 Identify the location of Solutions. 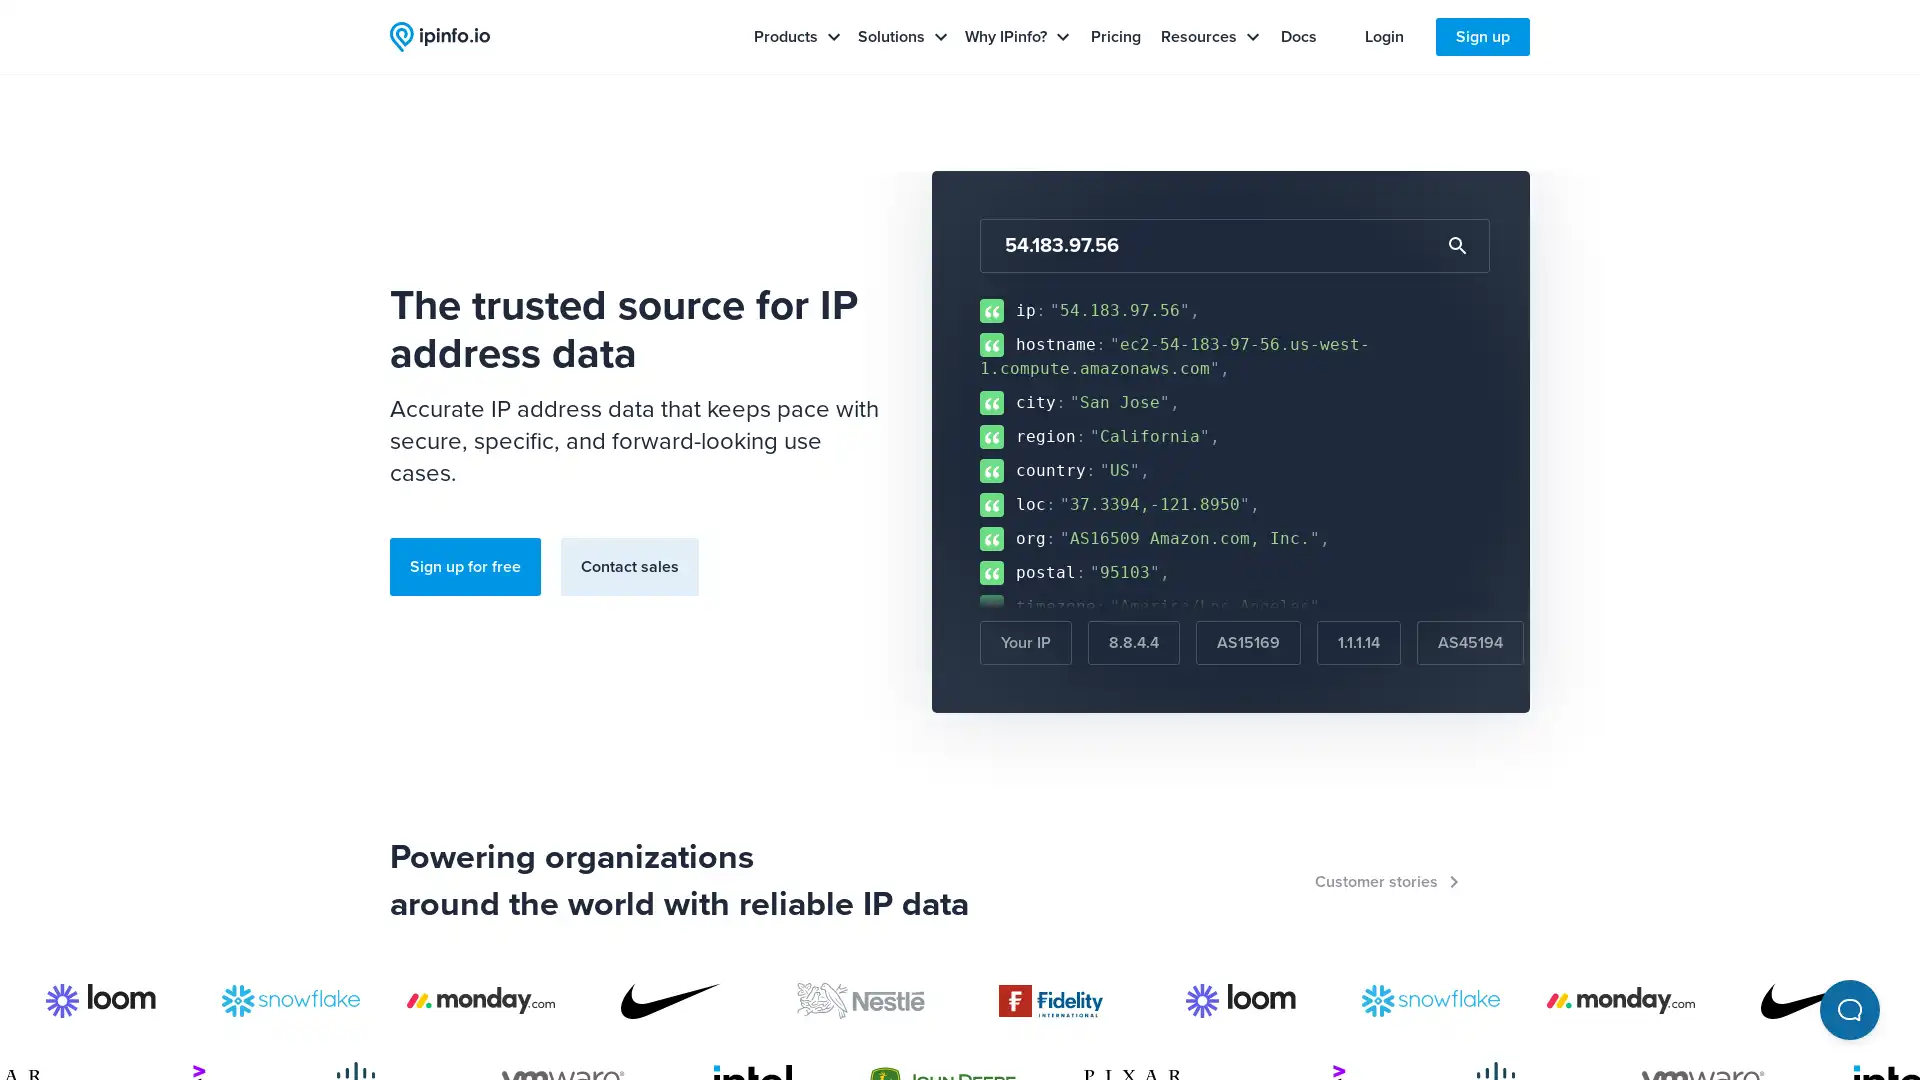
(902, 37).